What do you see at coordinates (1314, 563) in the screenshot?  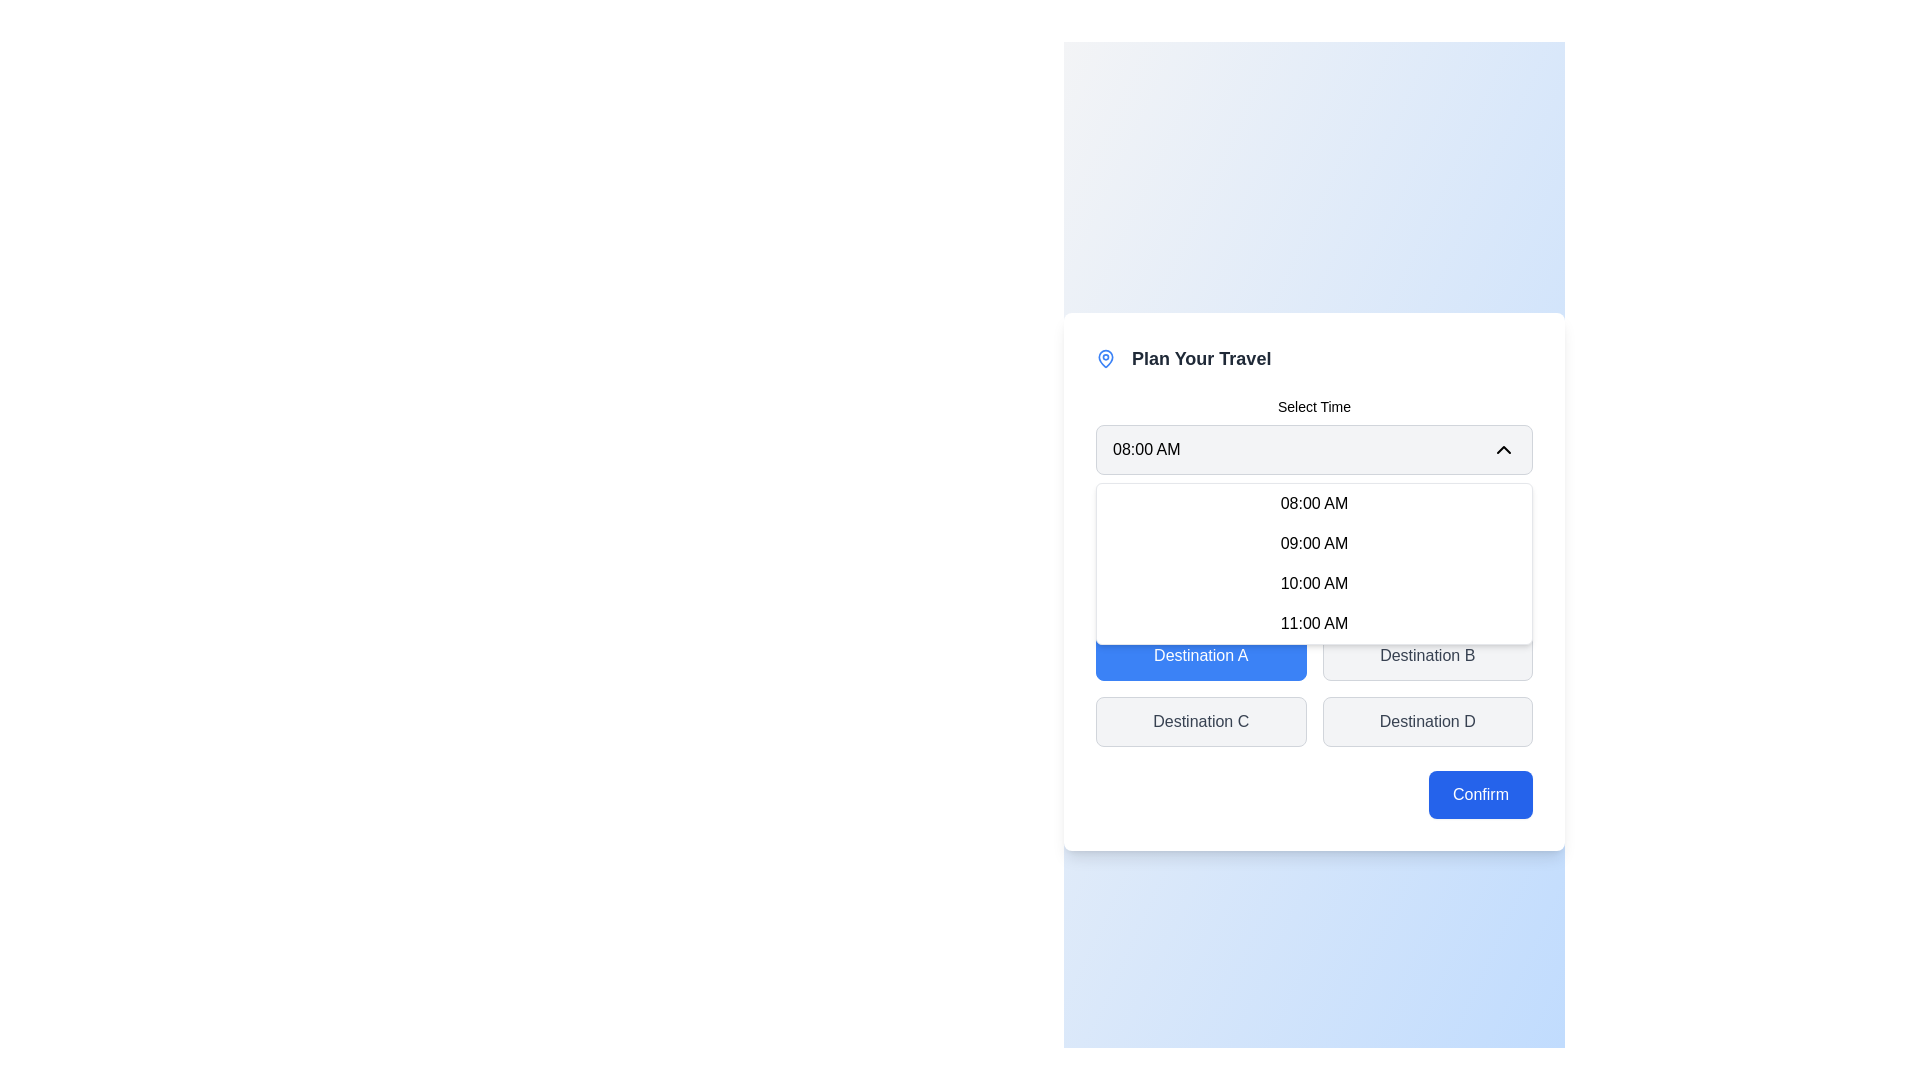 I see `keyboard navigation` at bounding box center [1314, 563].